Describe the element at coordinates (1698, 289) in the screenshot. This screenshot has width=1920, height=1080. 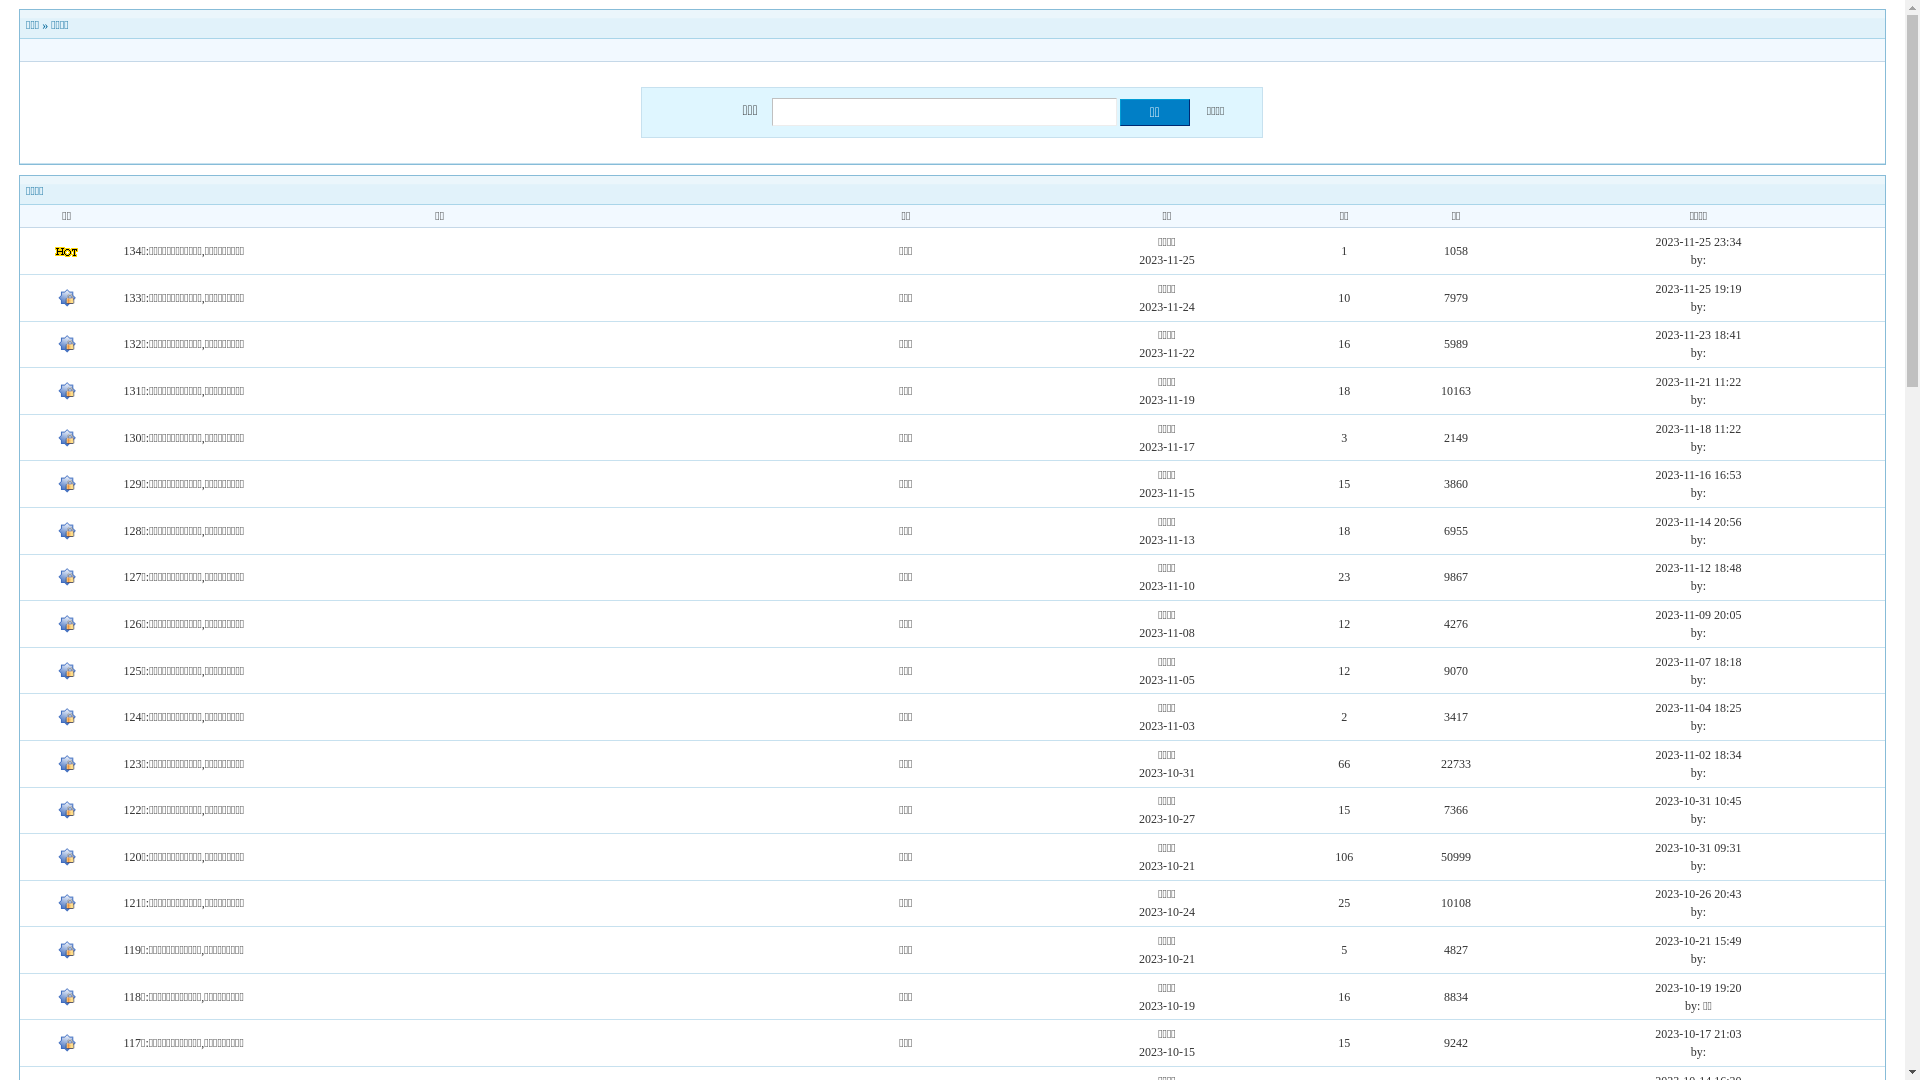
I see `'2023-11-25 19:19'` at that location.